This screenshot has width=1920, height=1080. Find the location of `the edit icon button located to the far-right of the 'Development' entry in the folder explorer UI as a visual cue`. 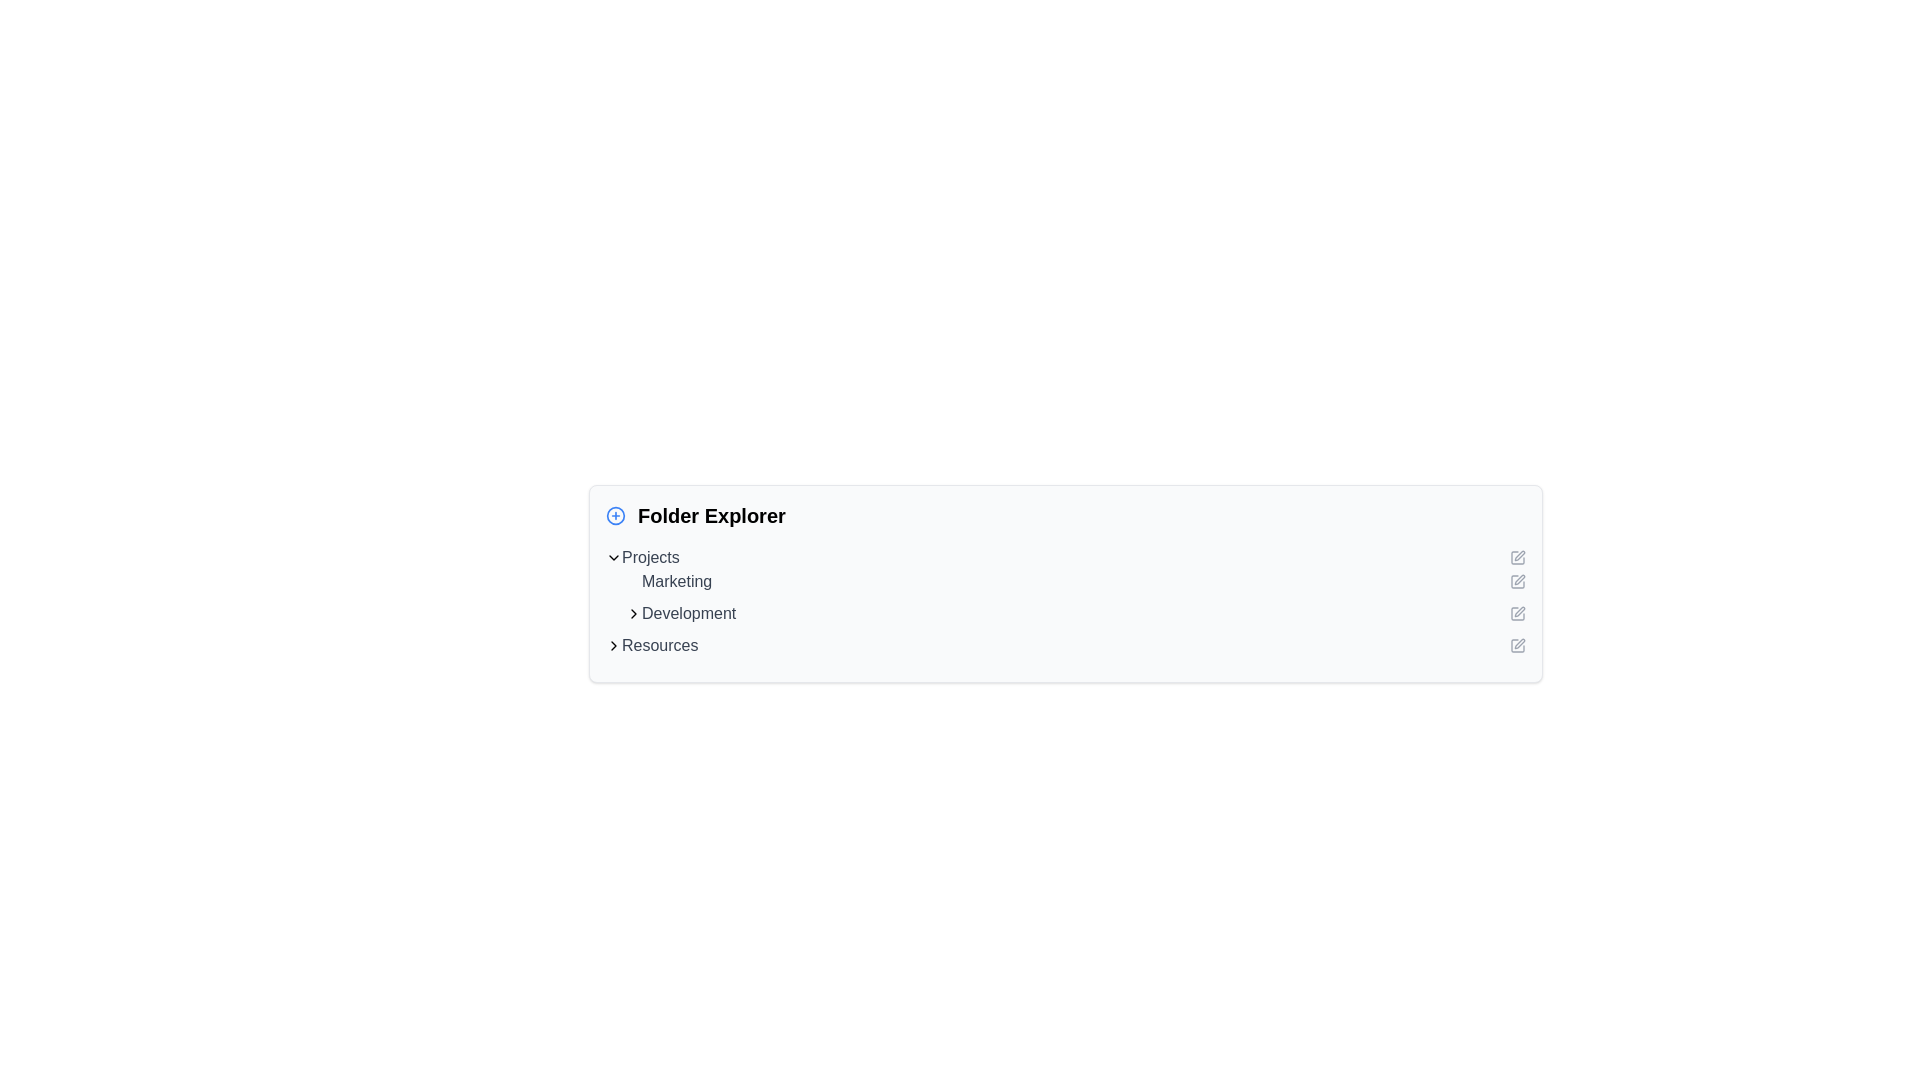

the edit icon button located to the far-right of the 'Development' entry in the folder explorer UI as a visual cue is located at coordinates (1517, 612).